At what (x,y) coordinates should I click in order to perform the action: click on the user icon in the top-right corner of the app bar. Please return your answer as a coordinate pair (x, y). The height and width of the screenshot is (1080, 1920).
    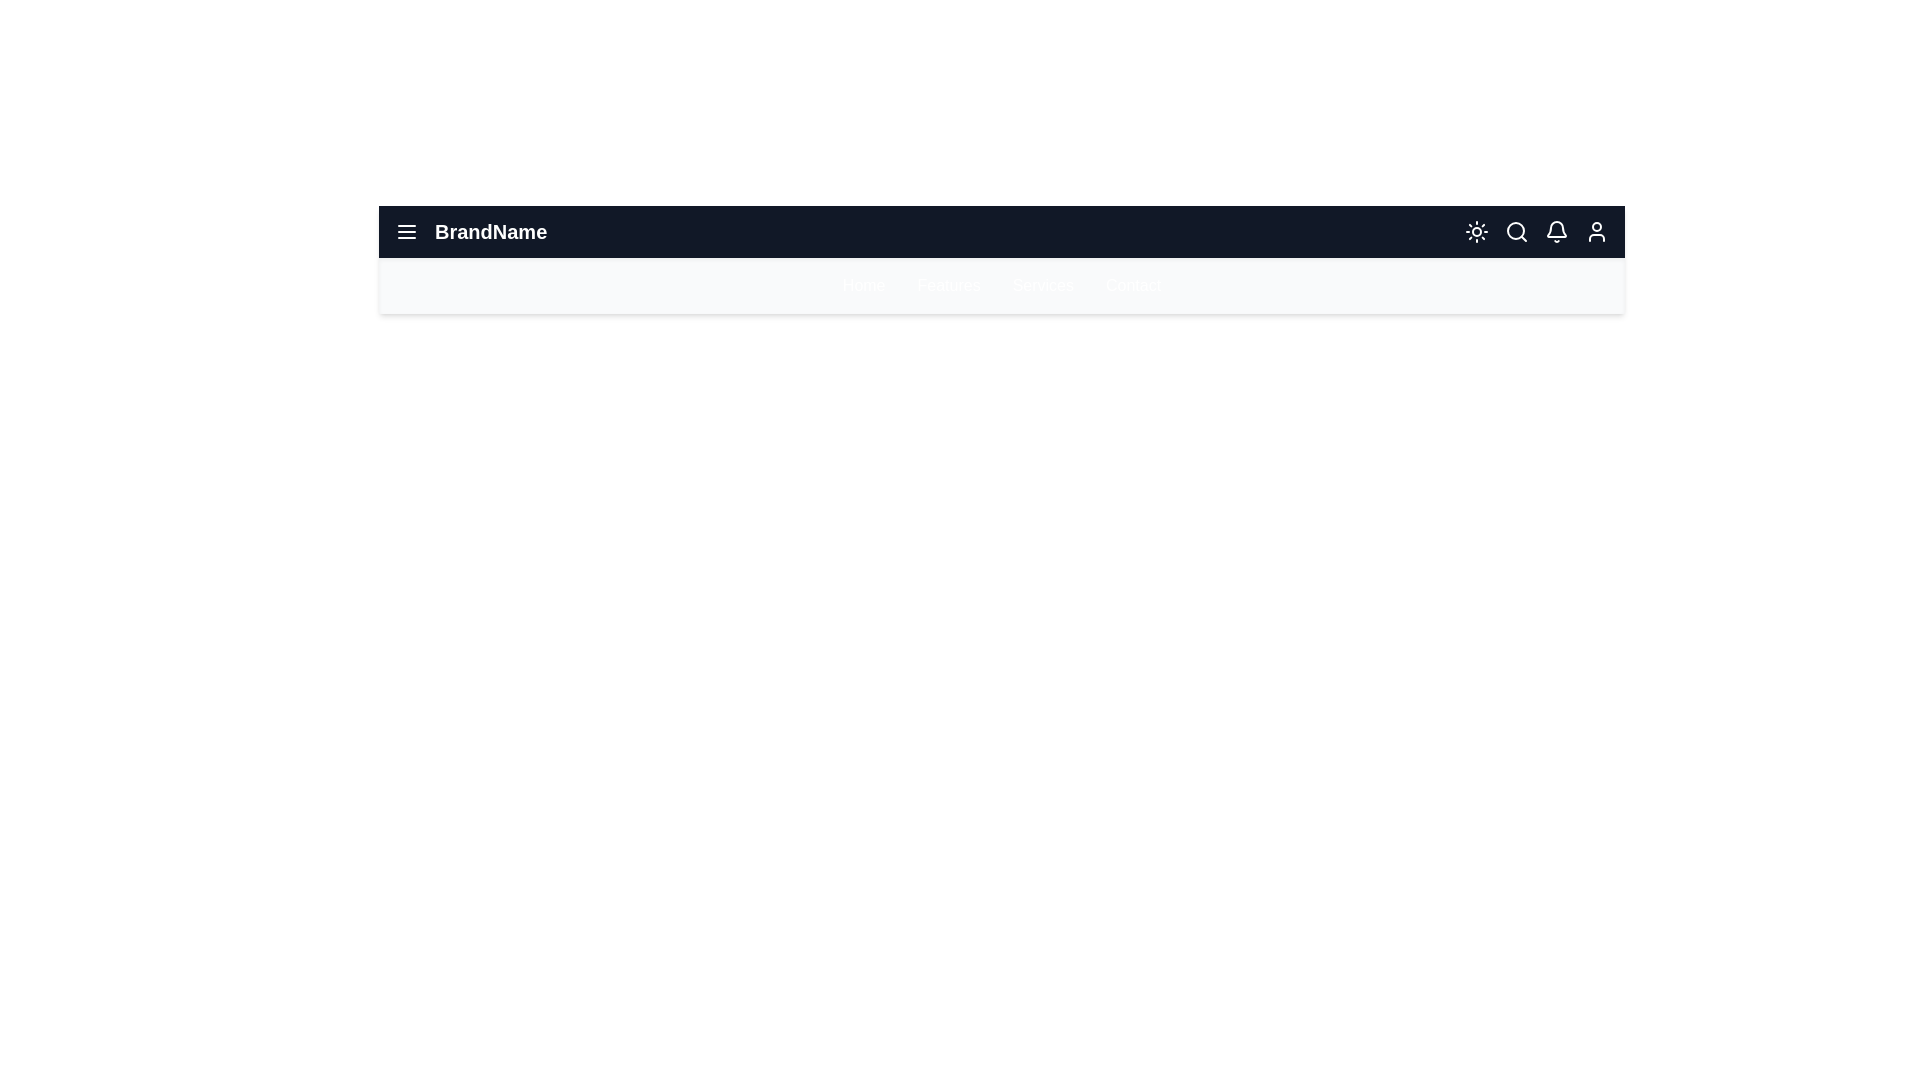
    Looking at the image, I should click on (1596, 230).